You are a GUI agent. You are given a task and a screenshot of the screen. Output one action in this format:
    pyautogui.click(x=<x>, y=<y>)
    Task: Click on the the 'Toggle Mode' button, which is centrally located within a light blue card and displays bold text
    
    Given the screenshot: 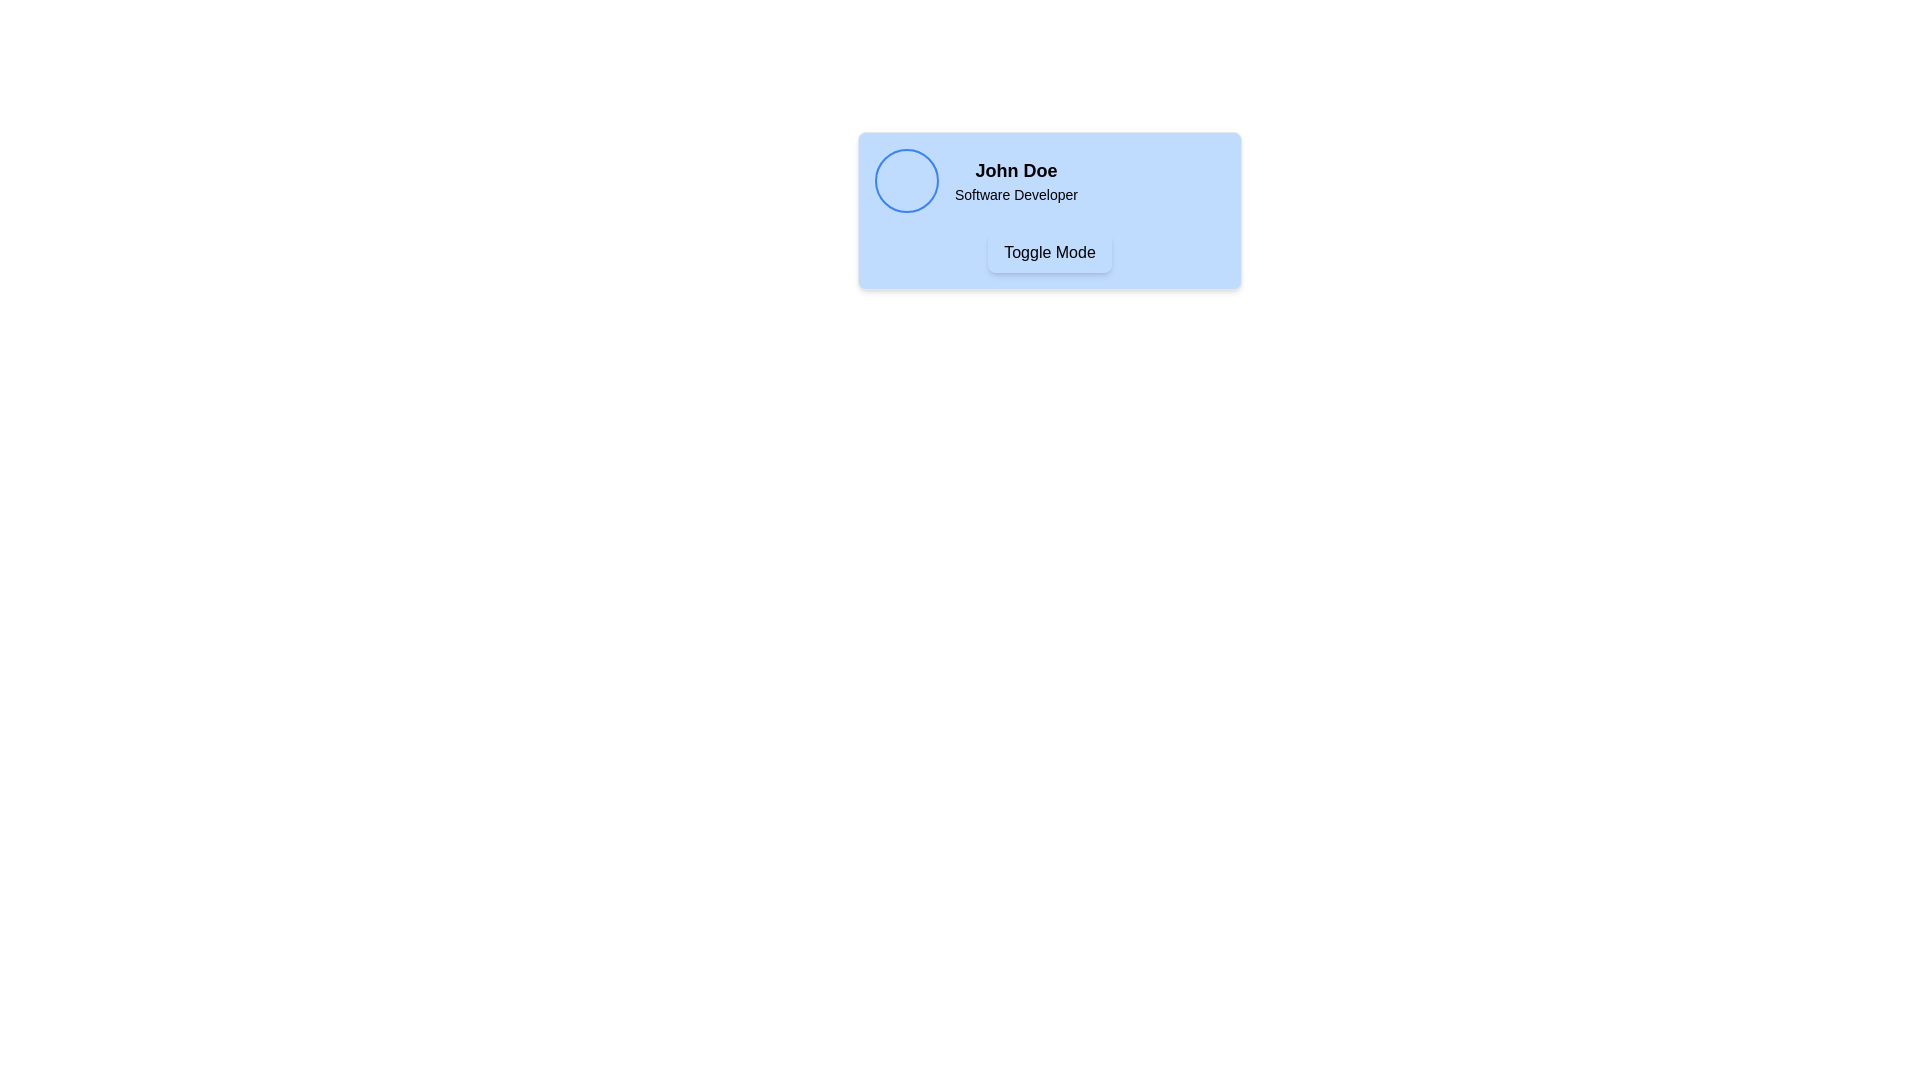 What is the action you would take?
    pyautogui.click(x=1049, y=252)
    